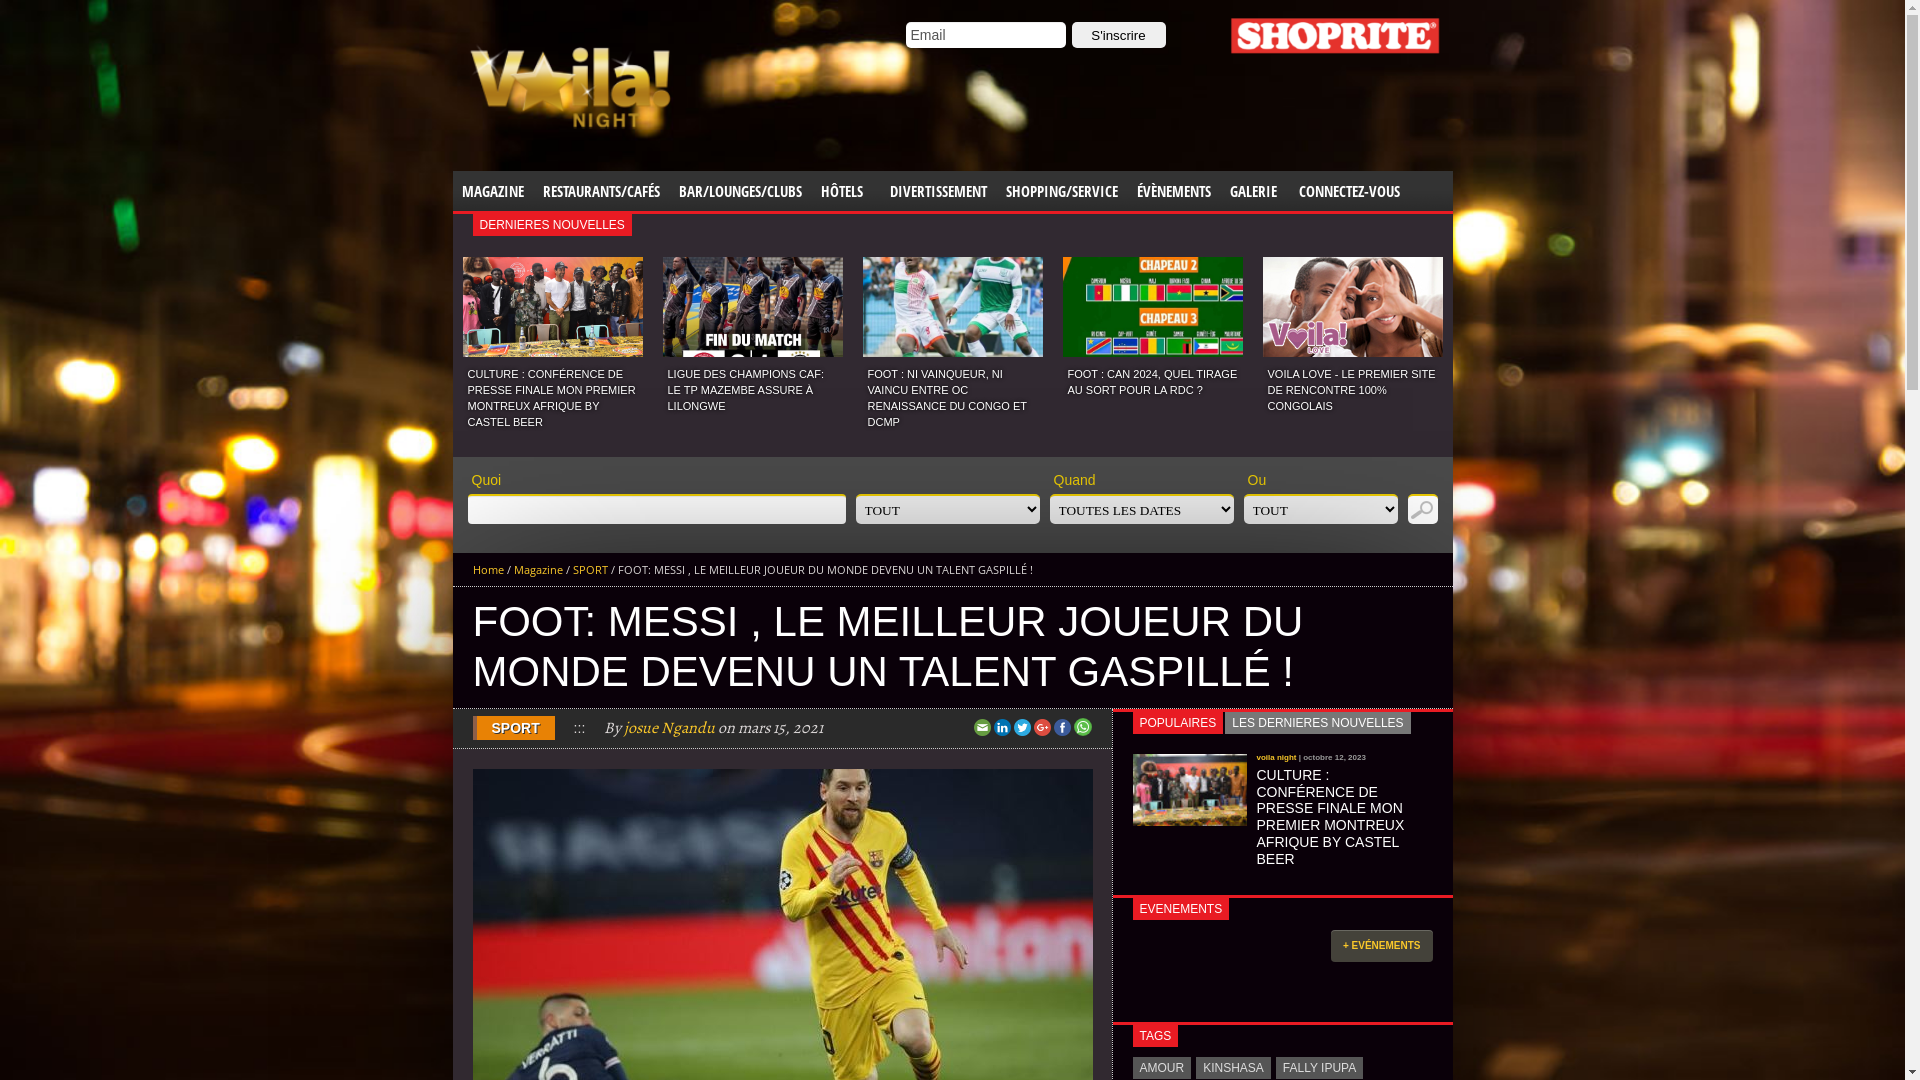  What do you see at coordinates (1003, 727) in the screenshot?
I see `'LinkedIn'` at bounding box center [1003, 727].